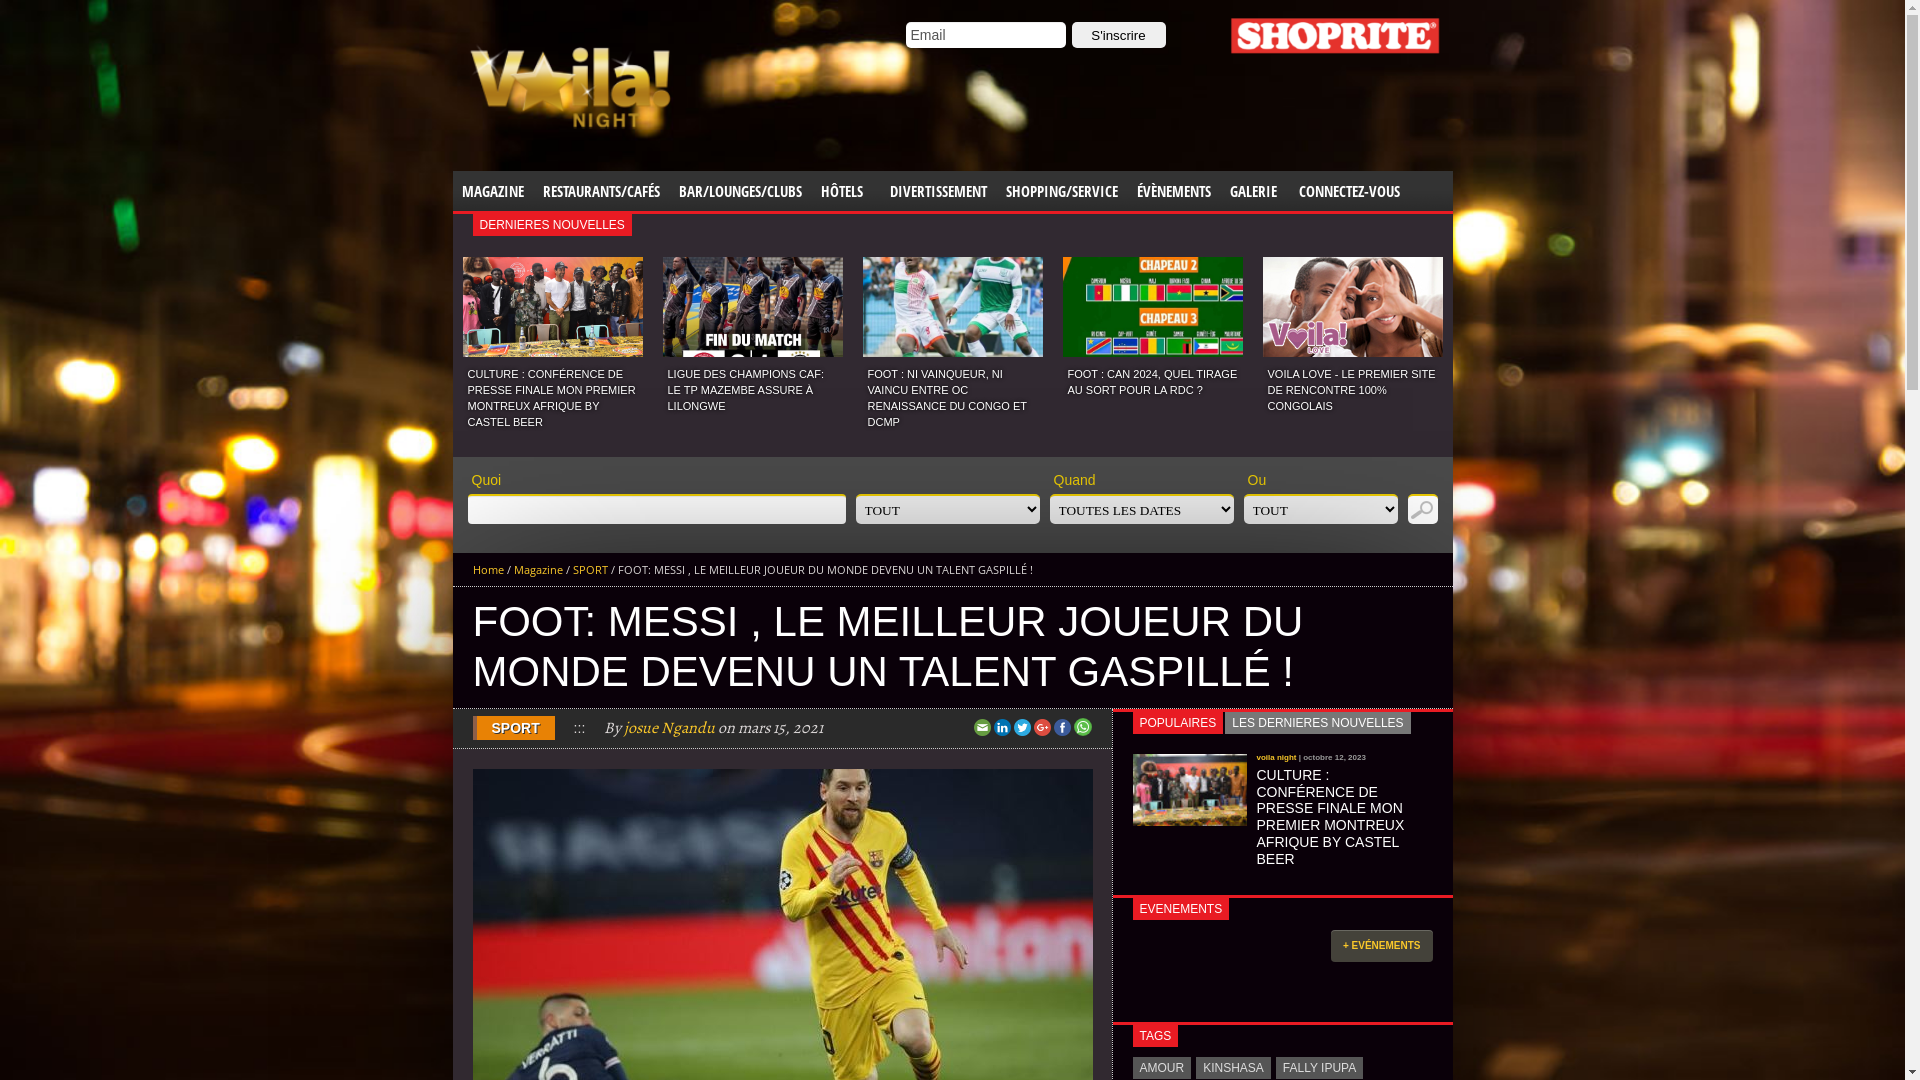  What do you see at coordinates (1003, 727) in the screenshot?
I see `'LinkedIn'` at bounding box center [1003, 727].